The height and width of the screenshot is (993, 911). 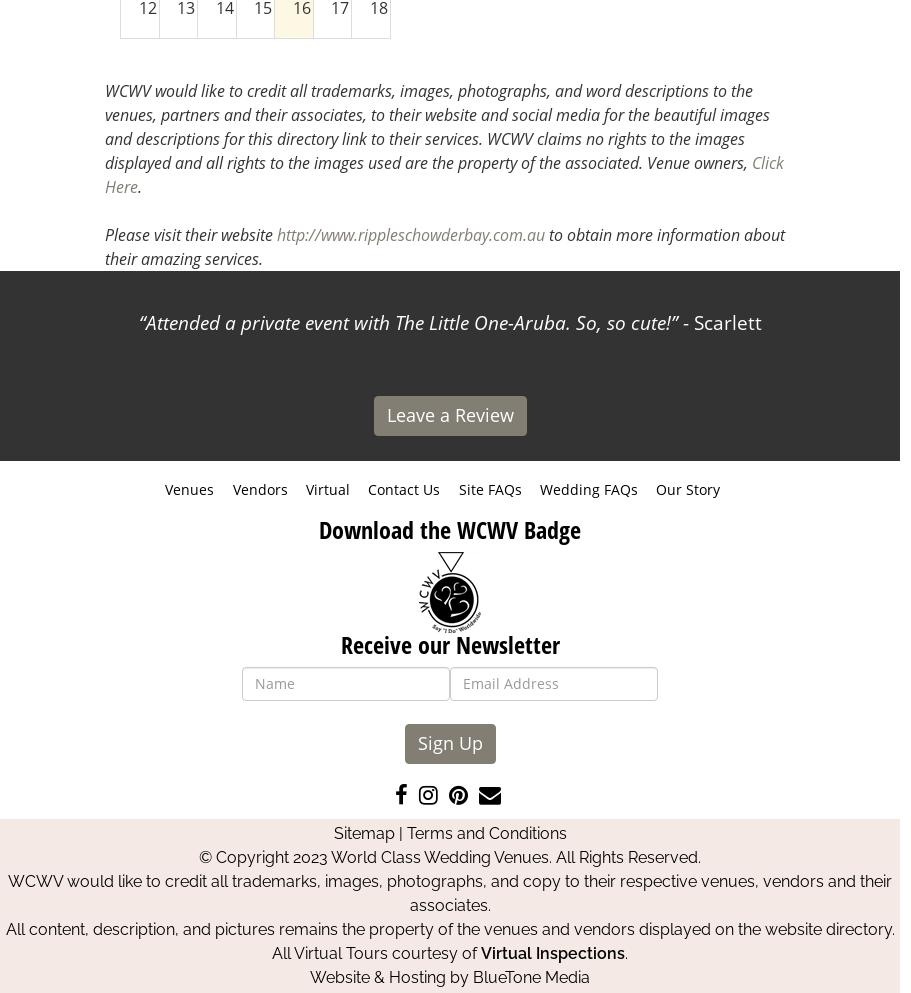 What do you see at coordinates (214, 136) in the screenshot?
I see `'28'` at bounding box center [214, 136].